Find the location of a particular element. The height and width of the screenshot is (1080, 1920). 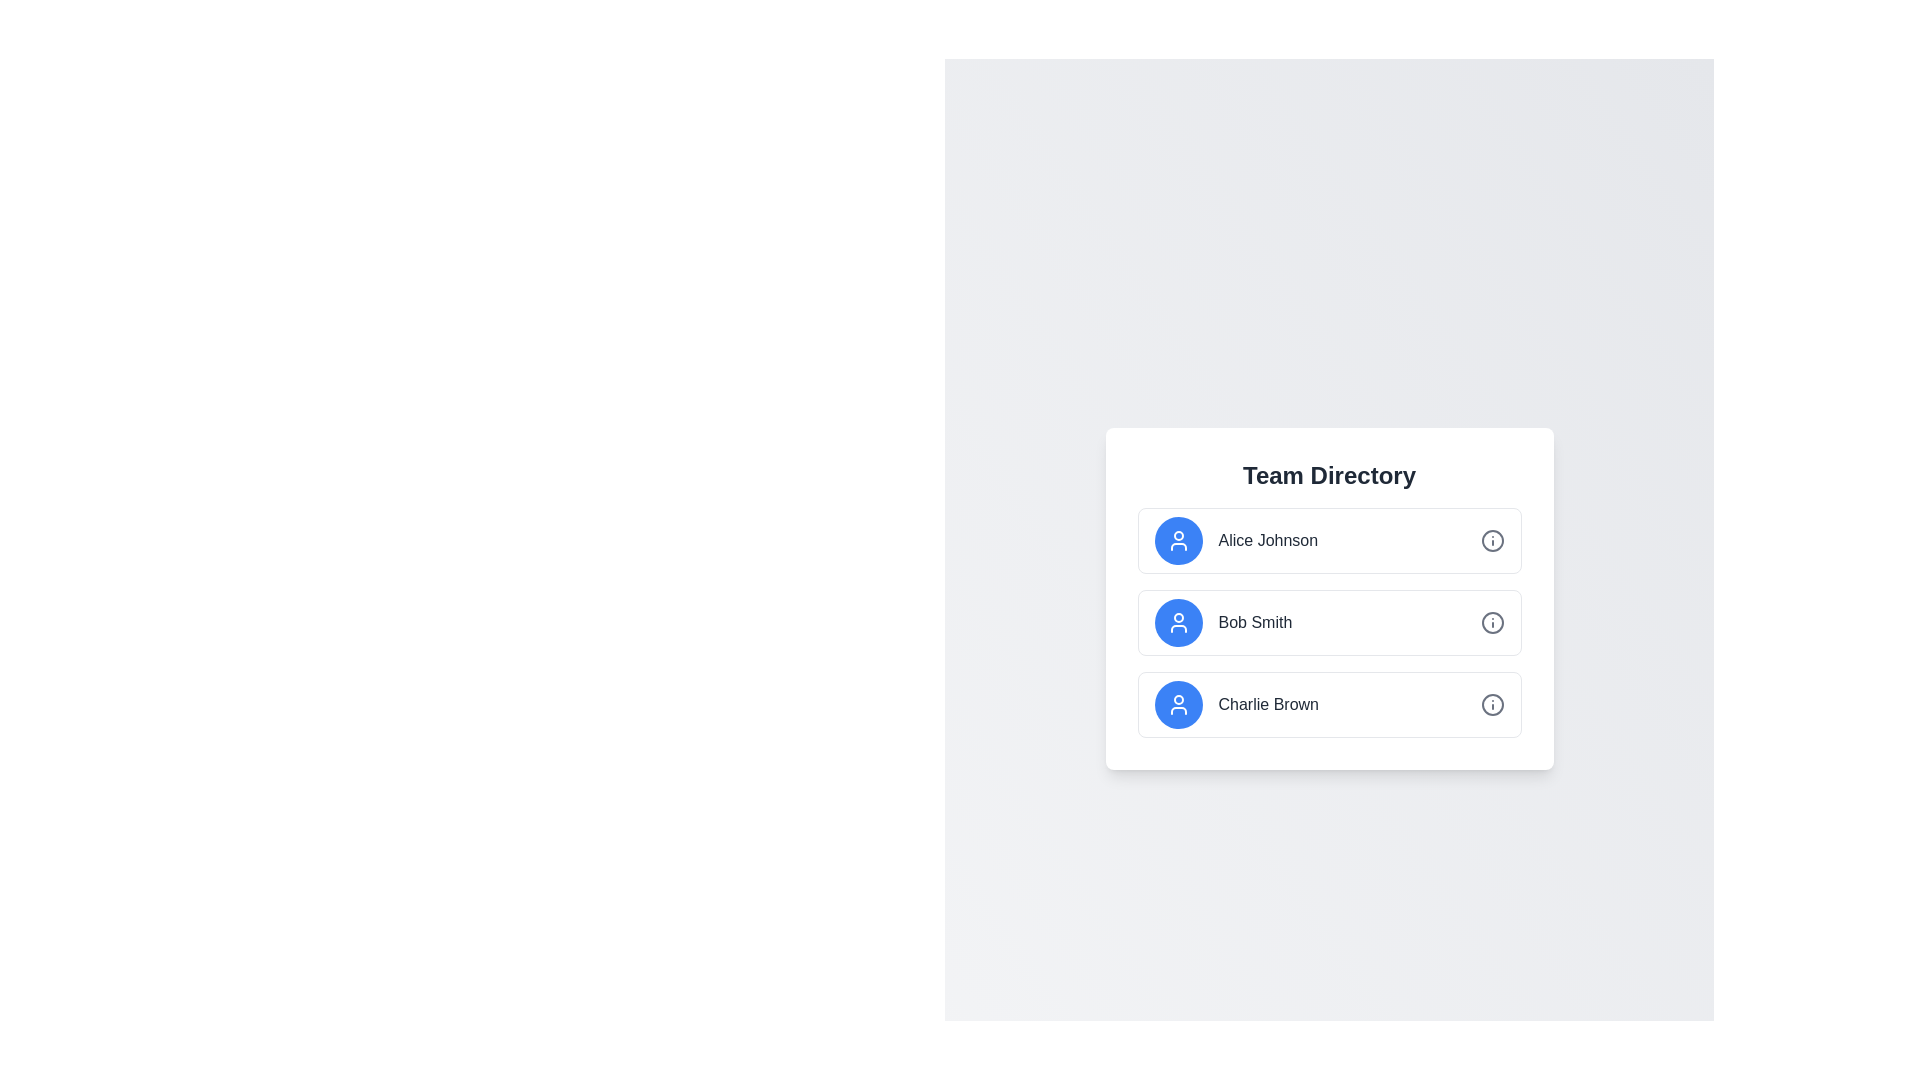

the list item representing 'Charlie Brown' in the 'Team Directory' is located at coordinates (1329, 704).